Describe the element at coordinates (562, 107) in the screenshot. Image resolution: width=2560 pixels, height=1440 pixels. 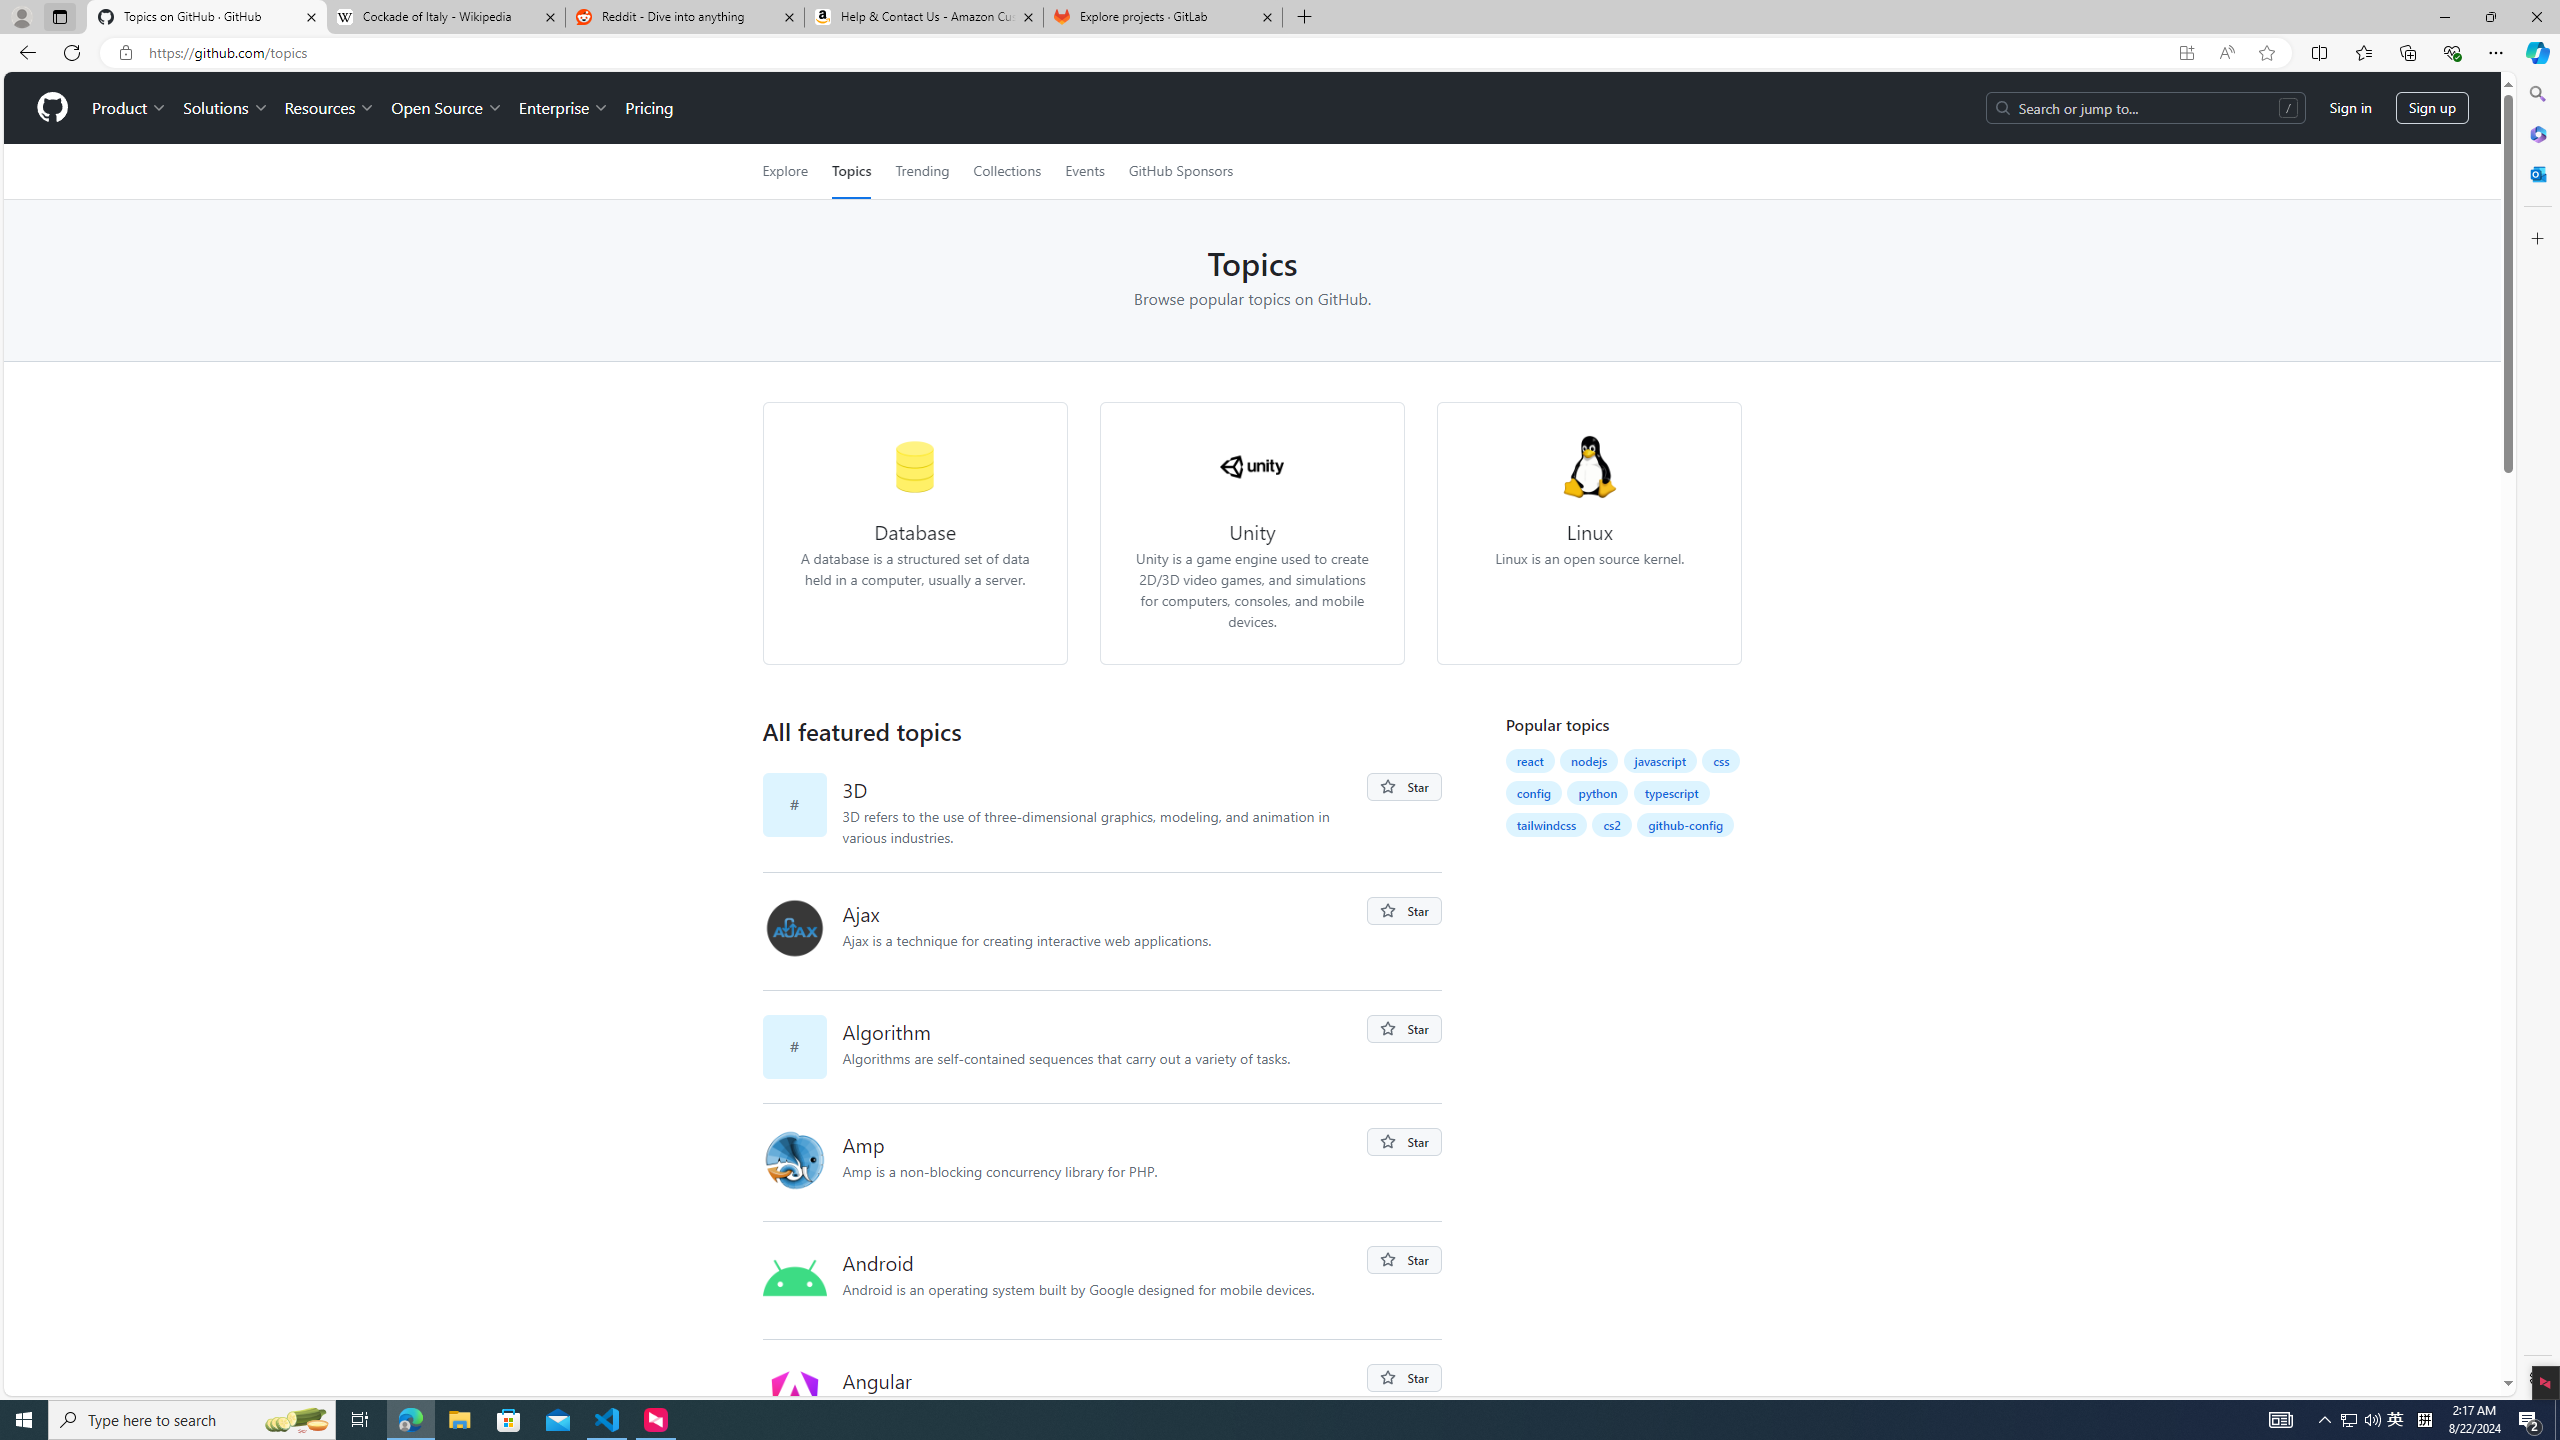
I see `'Enterprise'` at that location.